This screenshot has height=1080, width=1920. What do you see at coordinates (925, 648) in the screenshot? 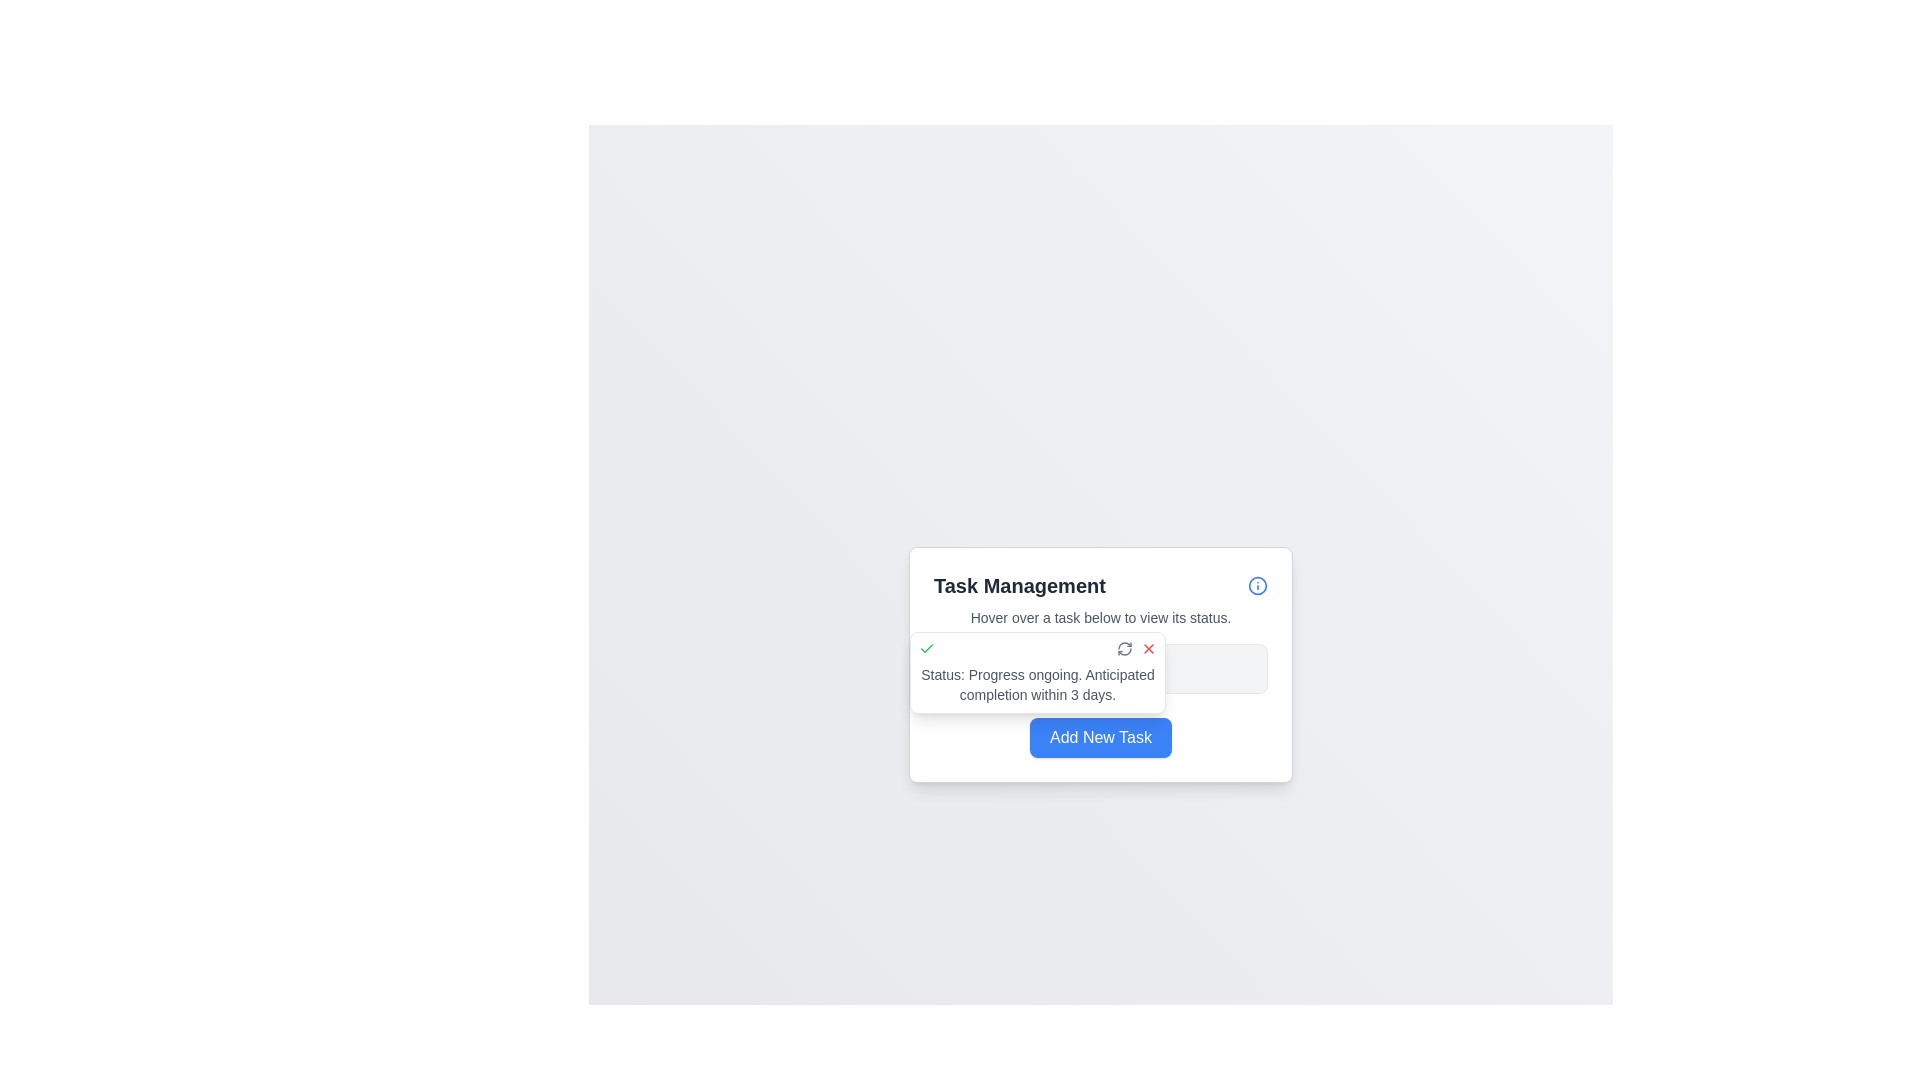
I see `the green check mark icon, which is the first icon in its group, indicating a completed status` at bounding box center [925, 648].